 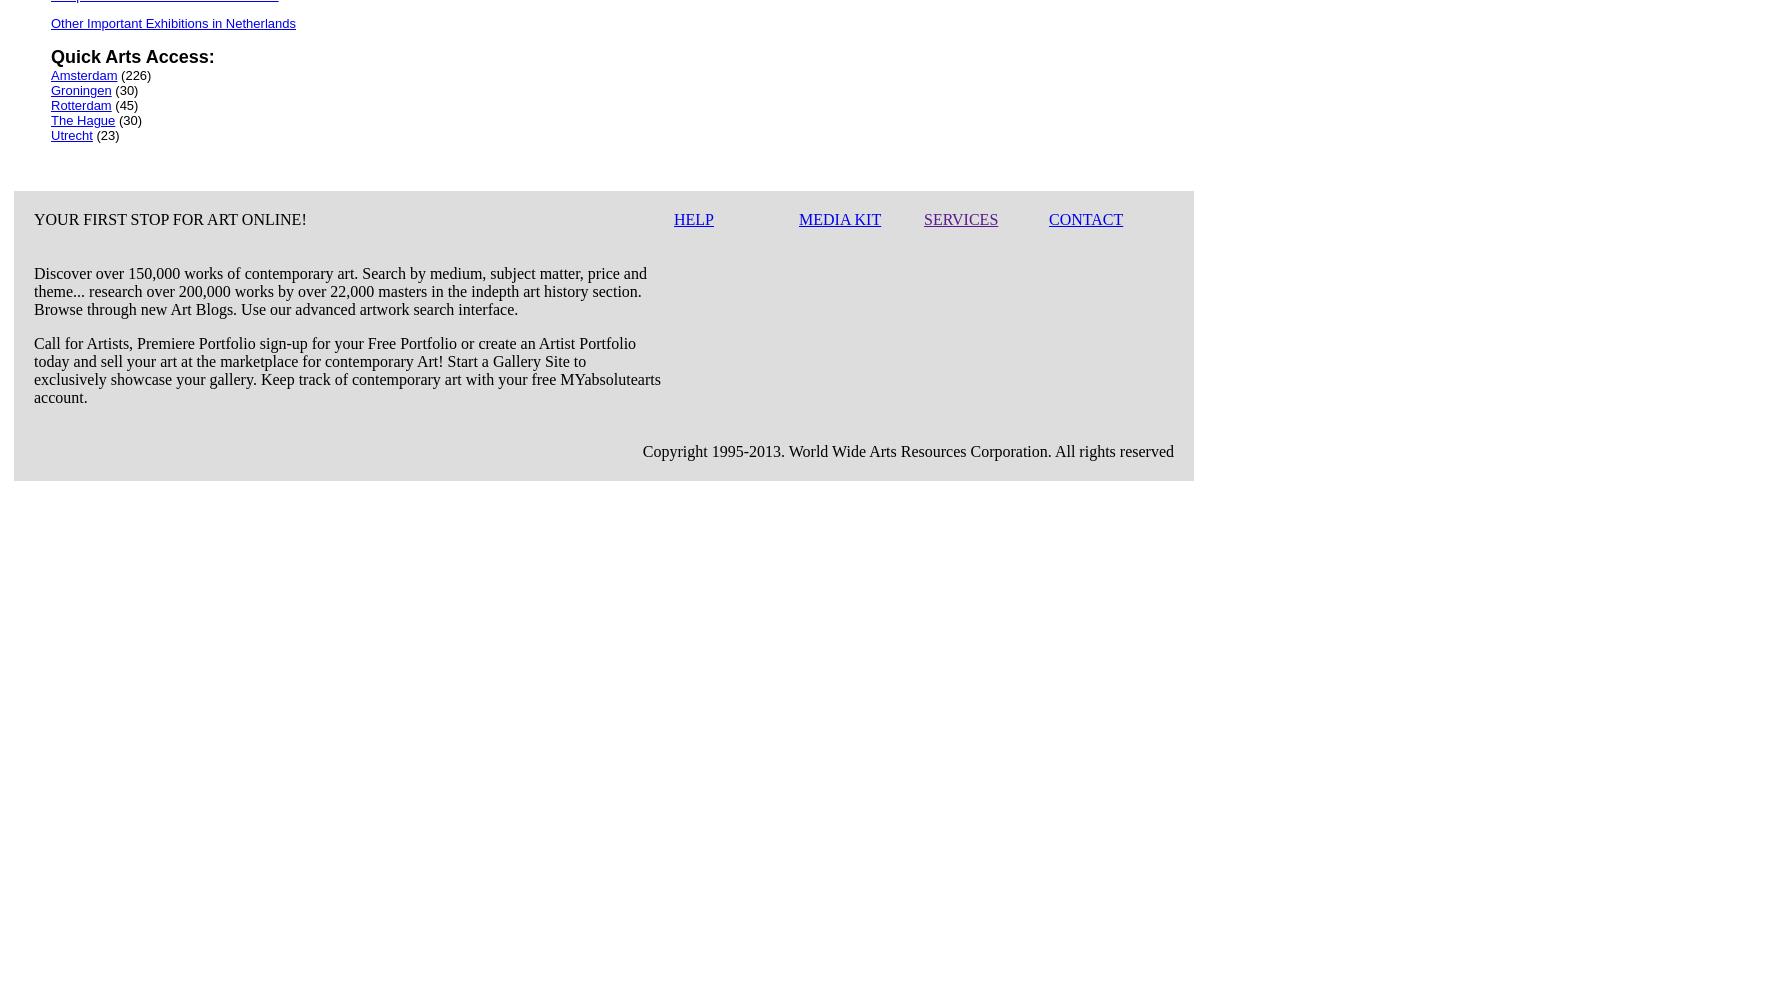 What do you see at coordinates (84, 74) in the screenshot?
I see `'Amsterdam'` at bounding box center [84, 74].